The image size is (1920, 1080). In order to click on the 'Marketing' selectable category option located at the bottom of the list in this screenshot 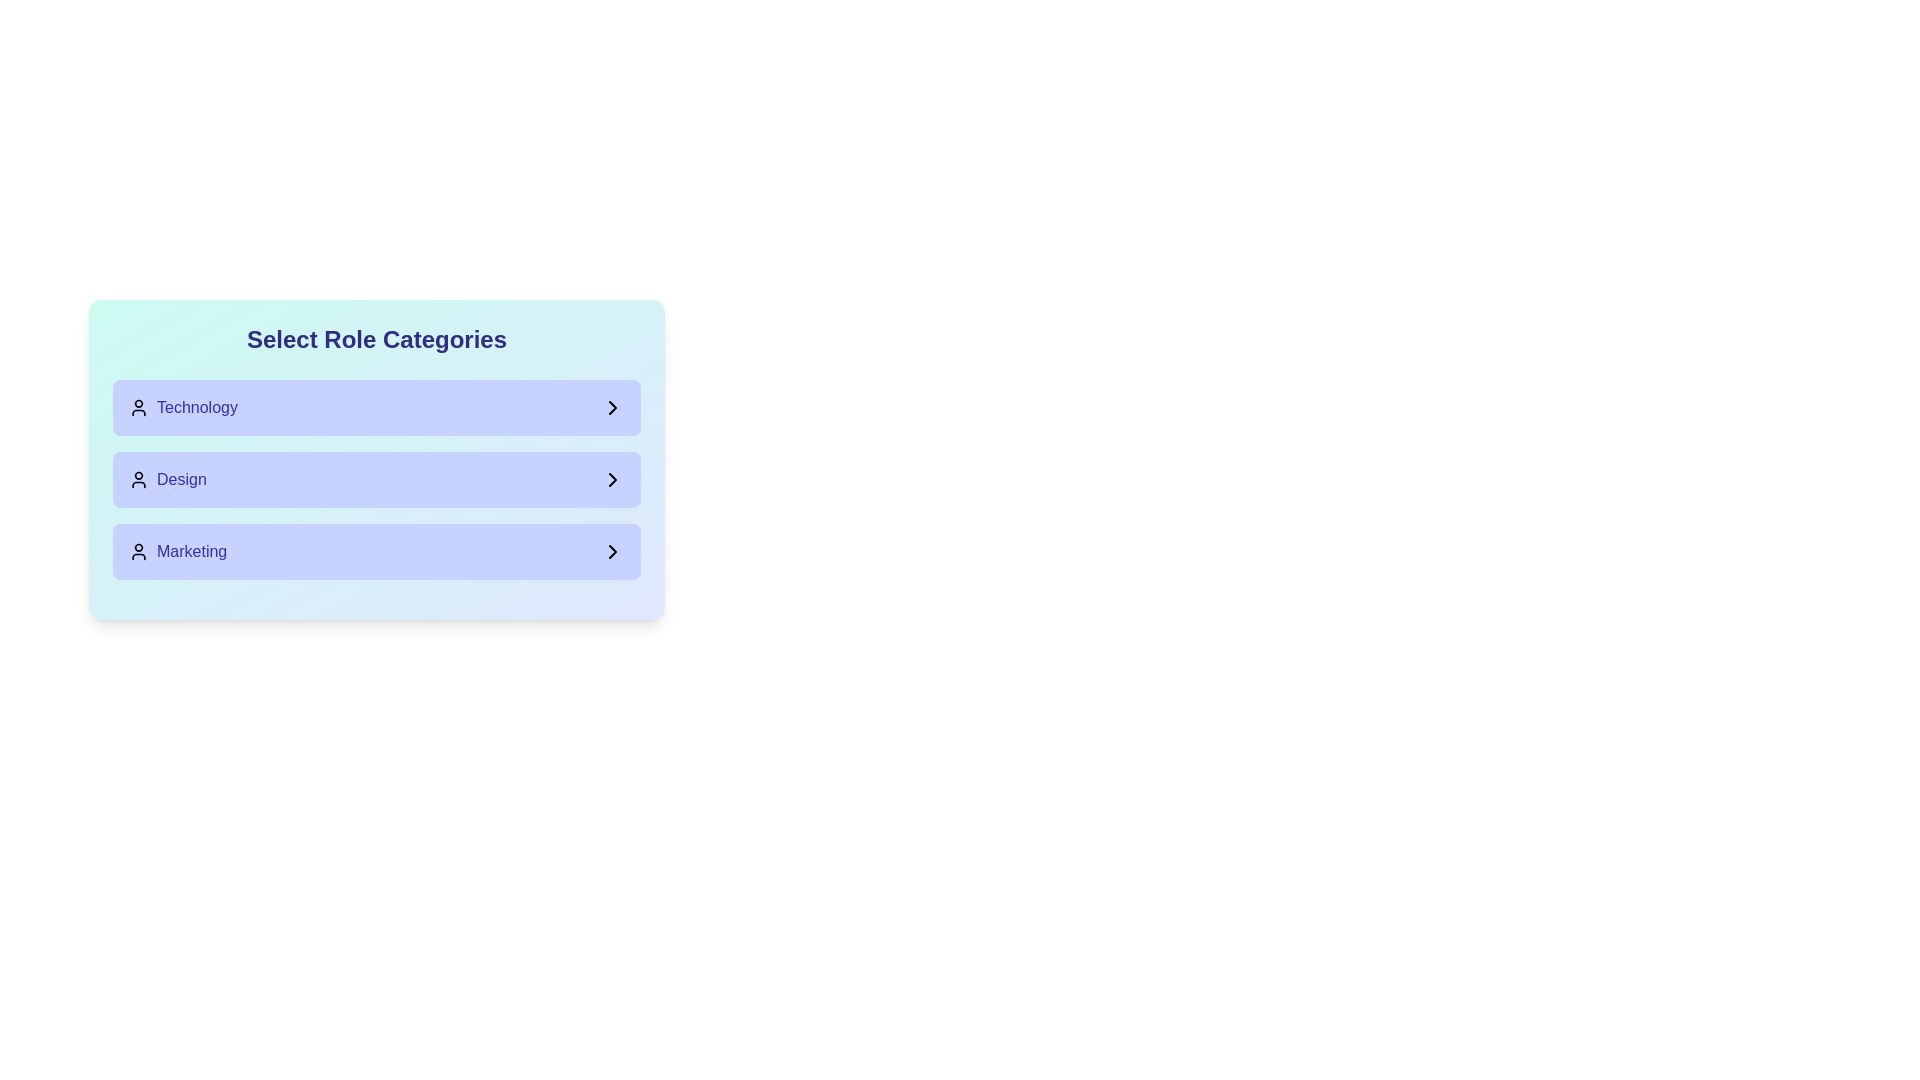, I will do `click(178, 551)`.